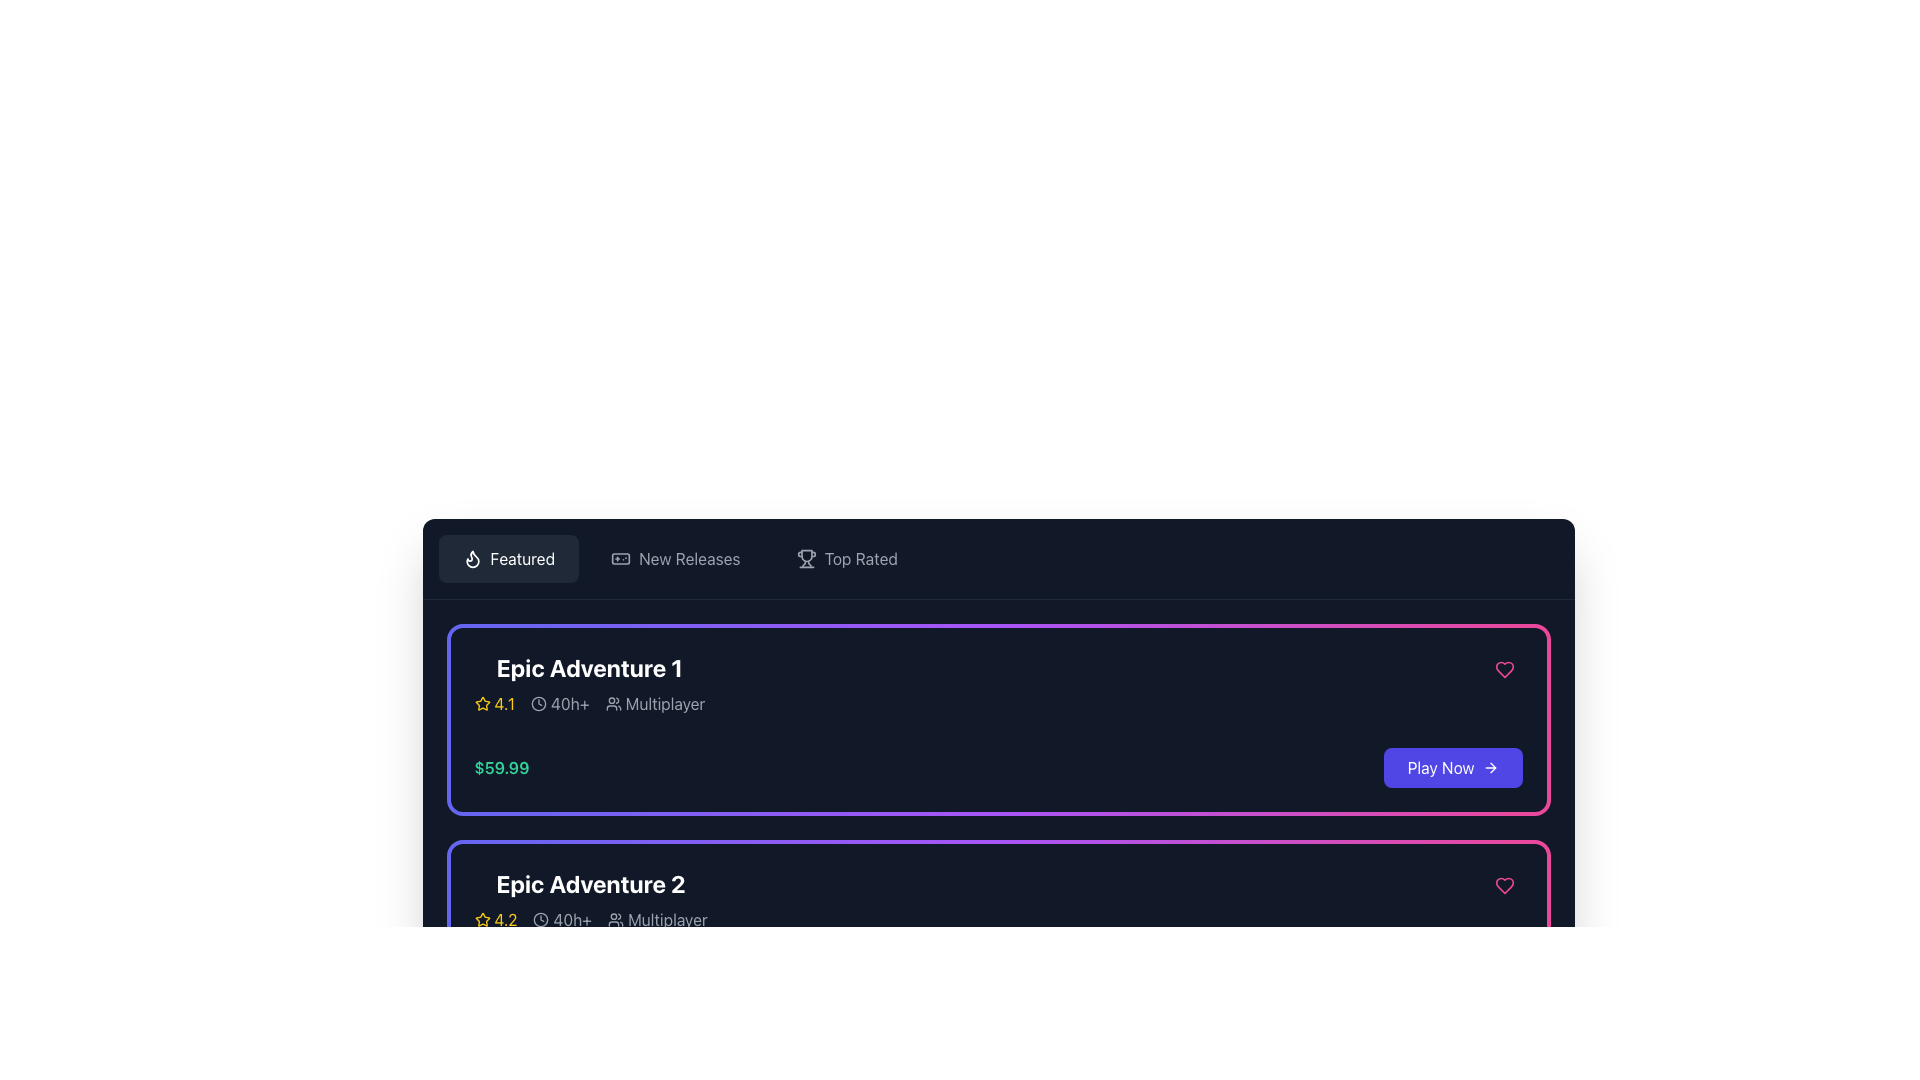 Image resolution: width=1920 pixels, height=1080 pixels. Describe the element at coordinates (1504, 885) in the screenshot. I see `the 'favorite' button located in the top-right corner of the card labeled 'Epic Adventure 2'` at that location.